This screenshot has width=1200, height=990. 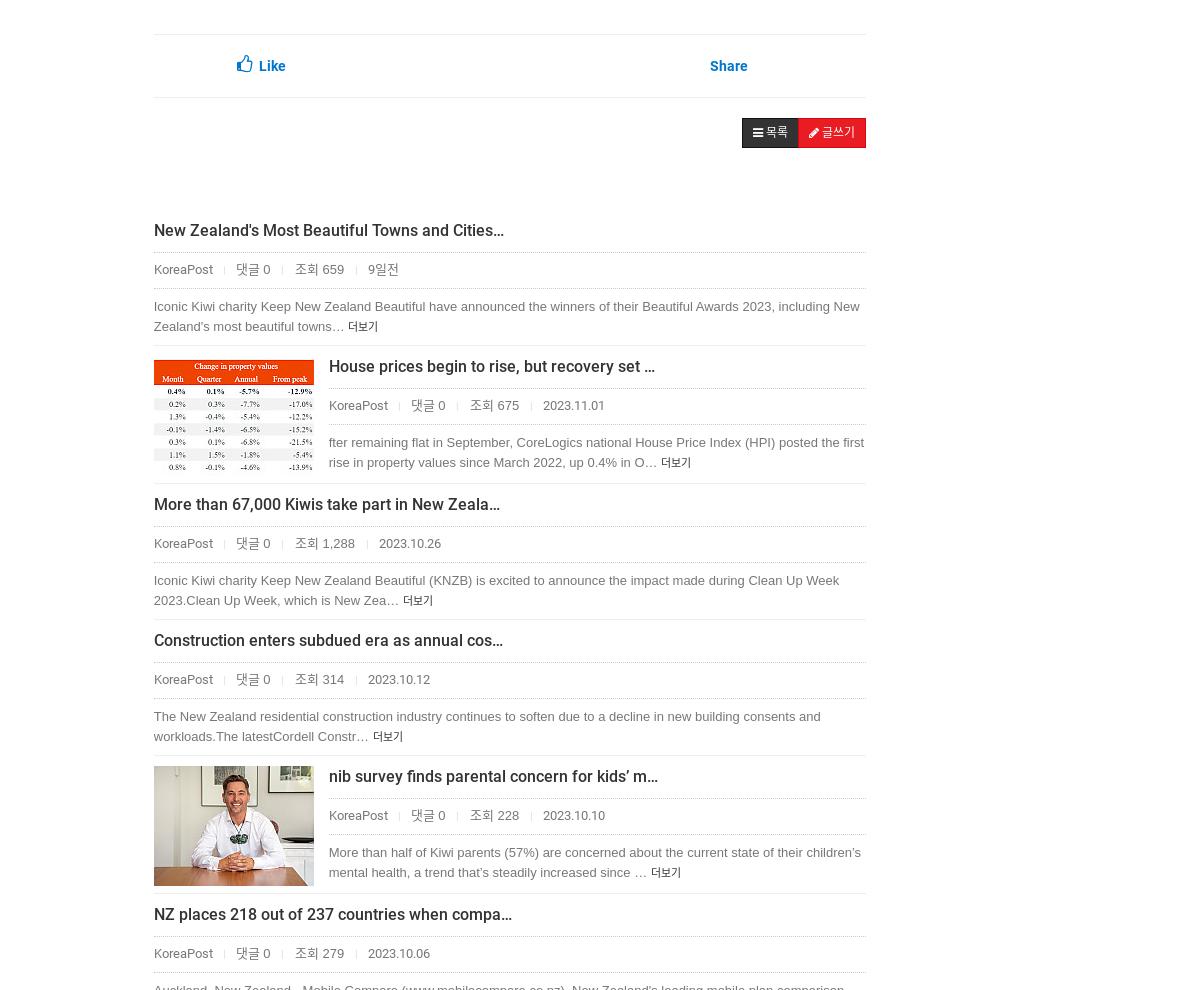 I want to click on '2023.10.10', so click(x=570, y=814).